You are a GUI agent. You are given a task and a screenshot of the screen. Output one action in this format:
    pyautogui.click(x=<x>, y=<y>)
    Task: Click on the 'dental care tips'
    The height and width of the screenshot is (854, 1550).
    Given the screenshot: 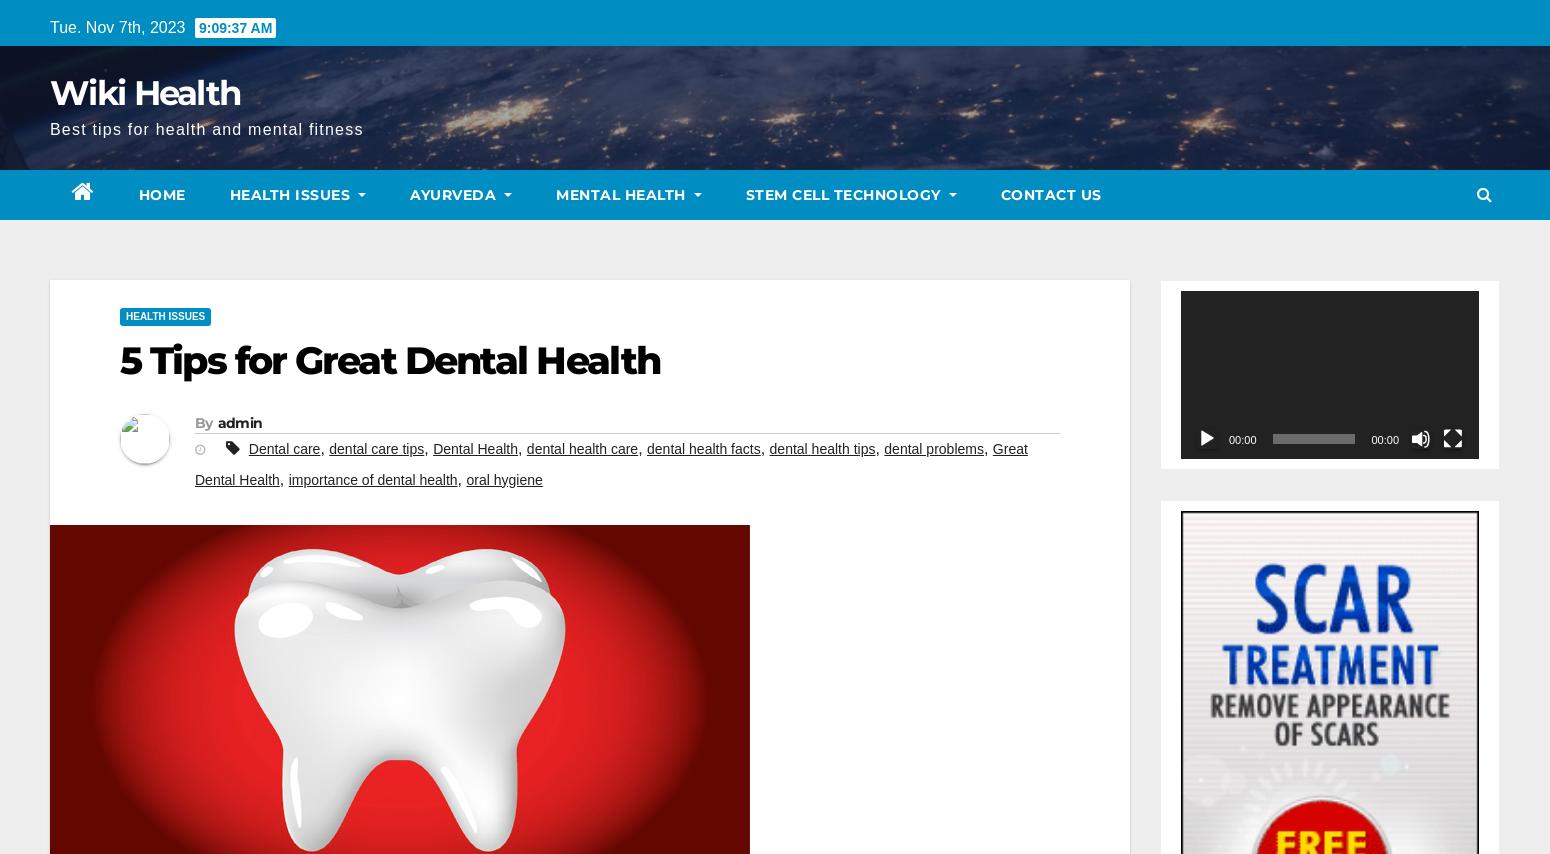 What is the action you would take?
    pyautogui.click(x=375, y=447)
    